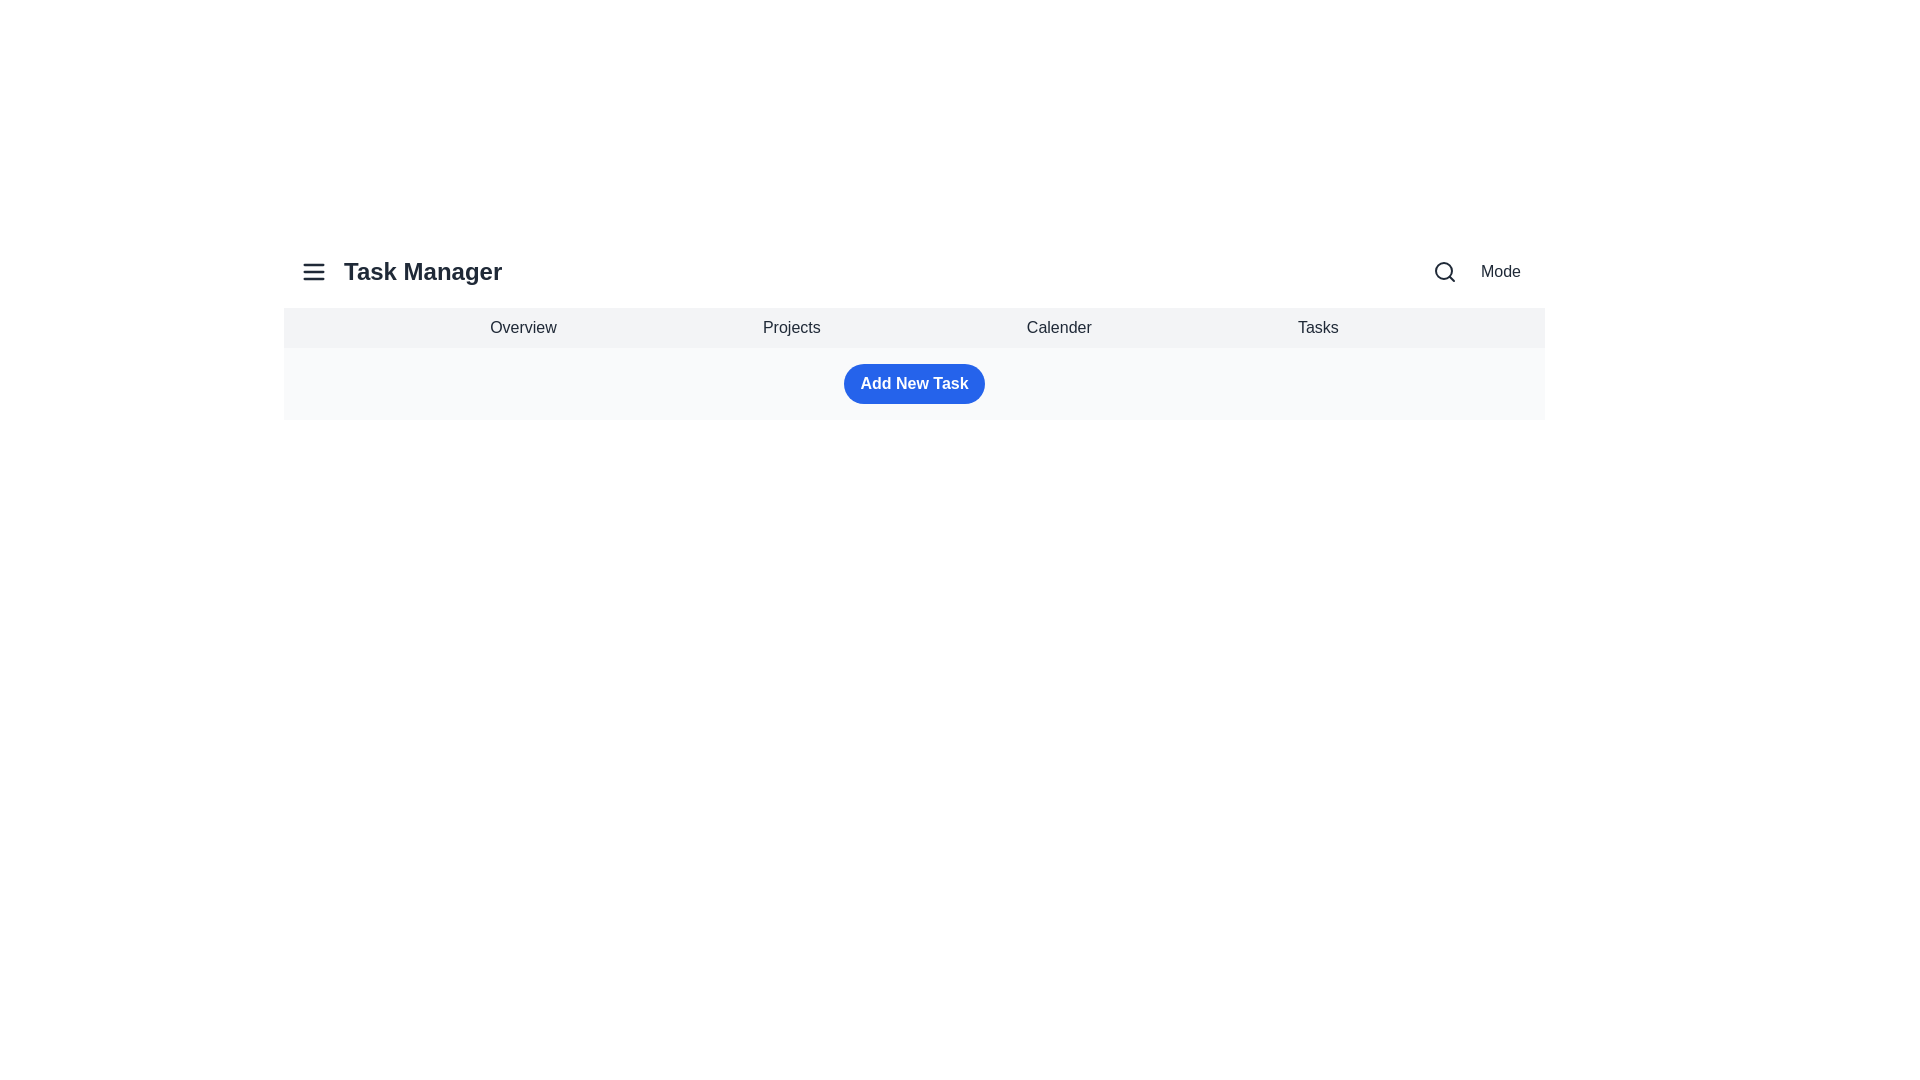 This screenshot has height=1080, width=1920. What do you see at coordinates (1501, 272) in the screenshot?
I see `the 'Mode' button to toggle between light and dark mode` at bounding box center [1501, 272].